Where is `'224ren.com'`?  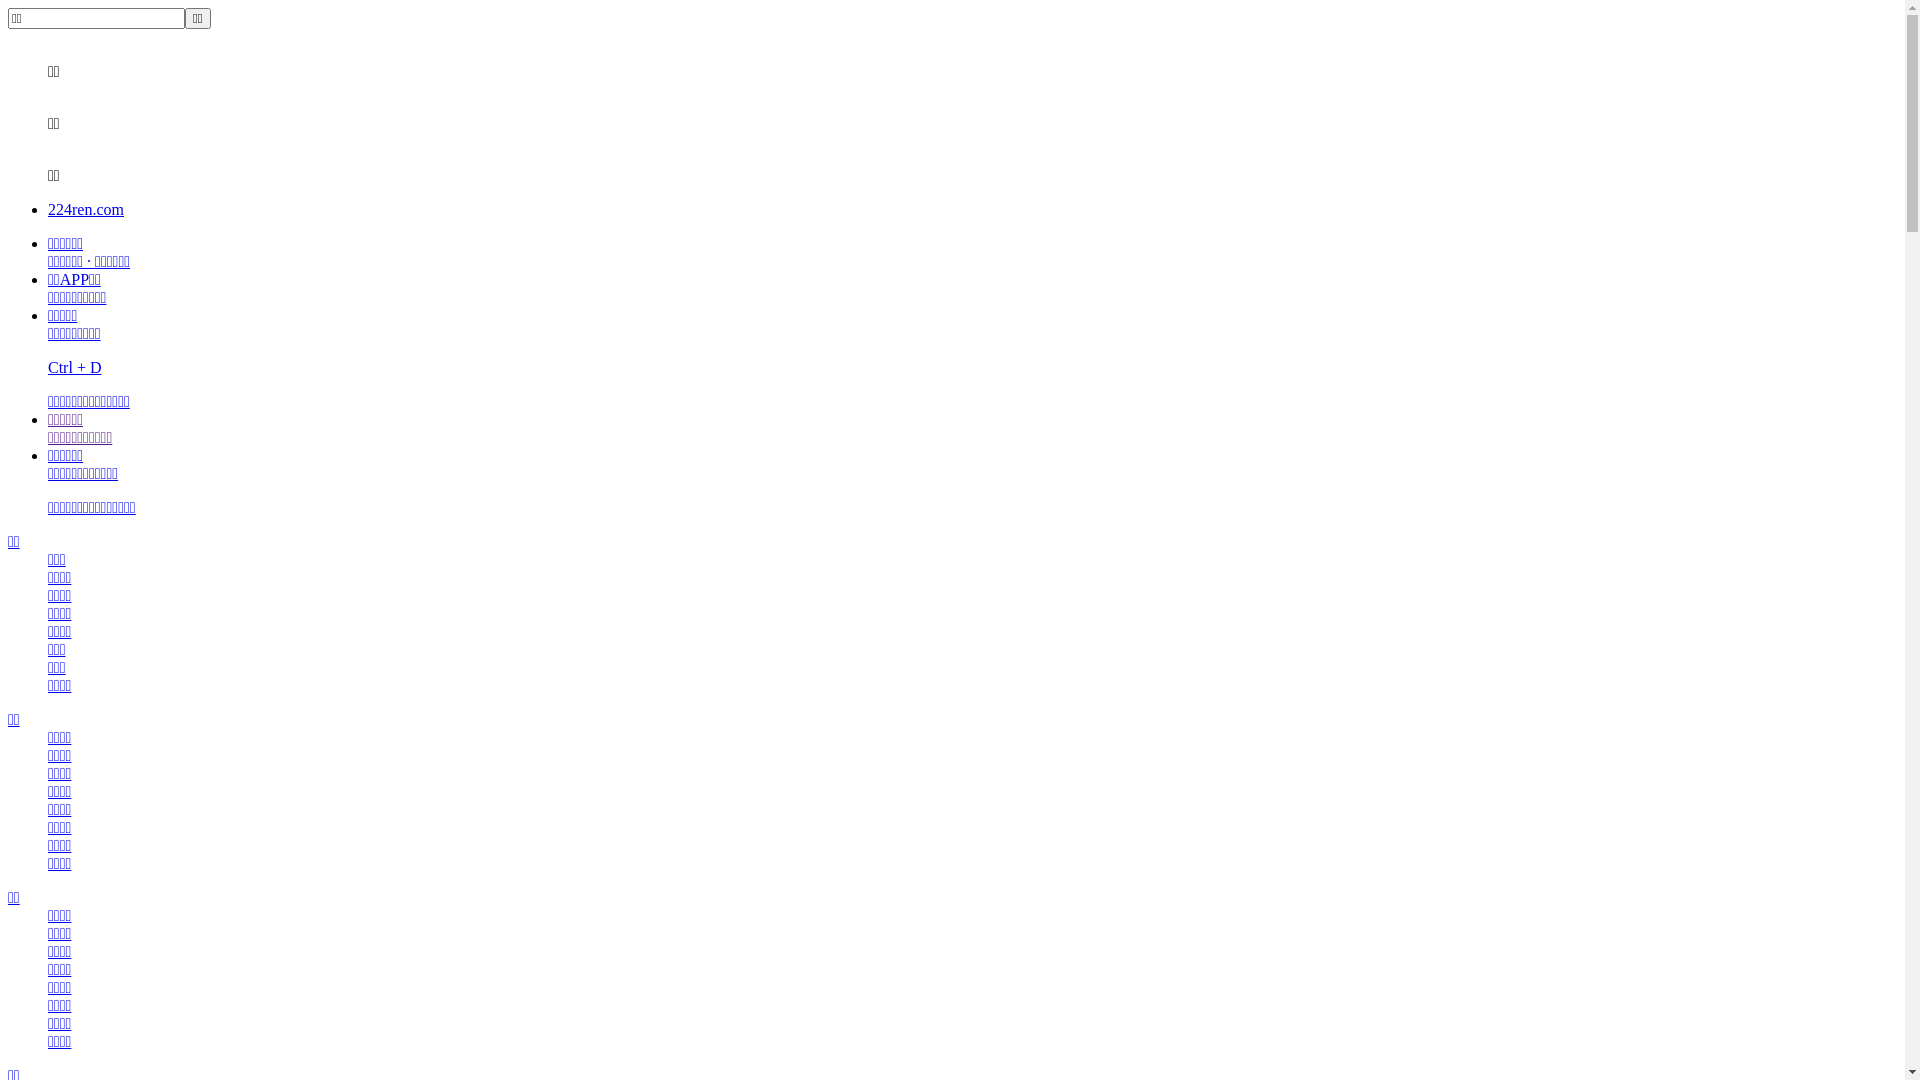
'224ren.com' is located at coordinates (85, 209).